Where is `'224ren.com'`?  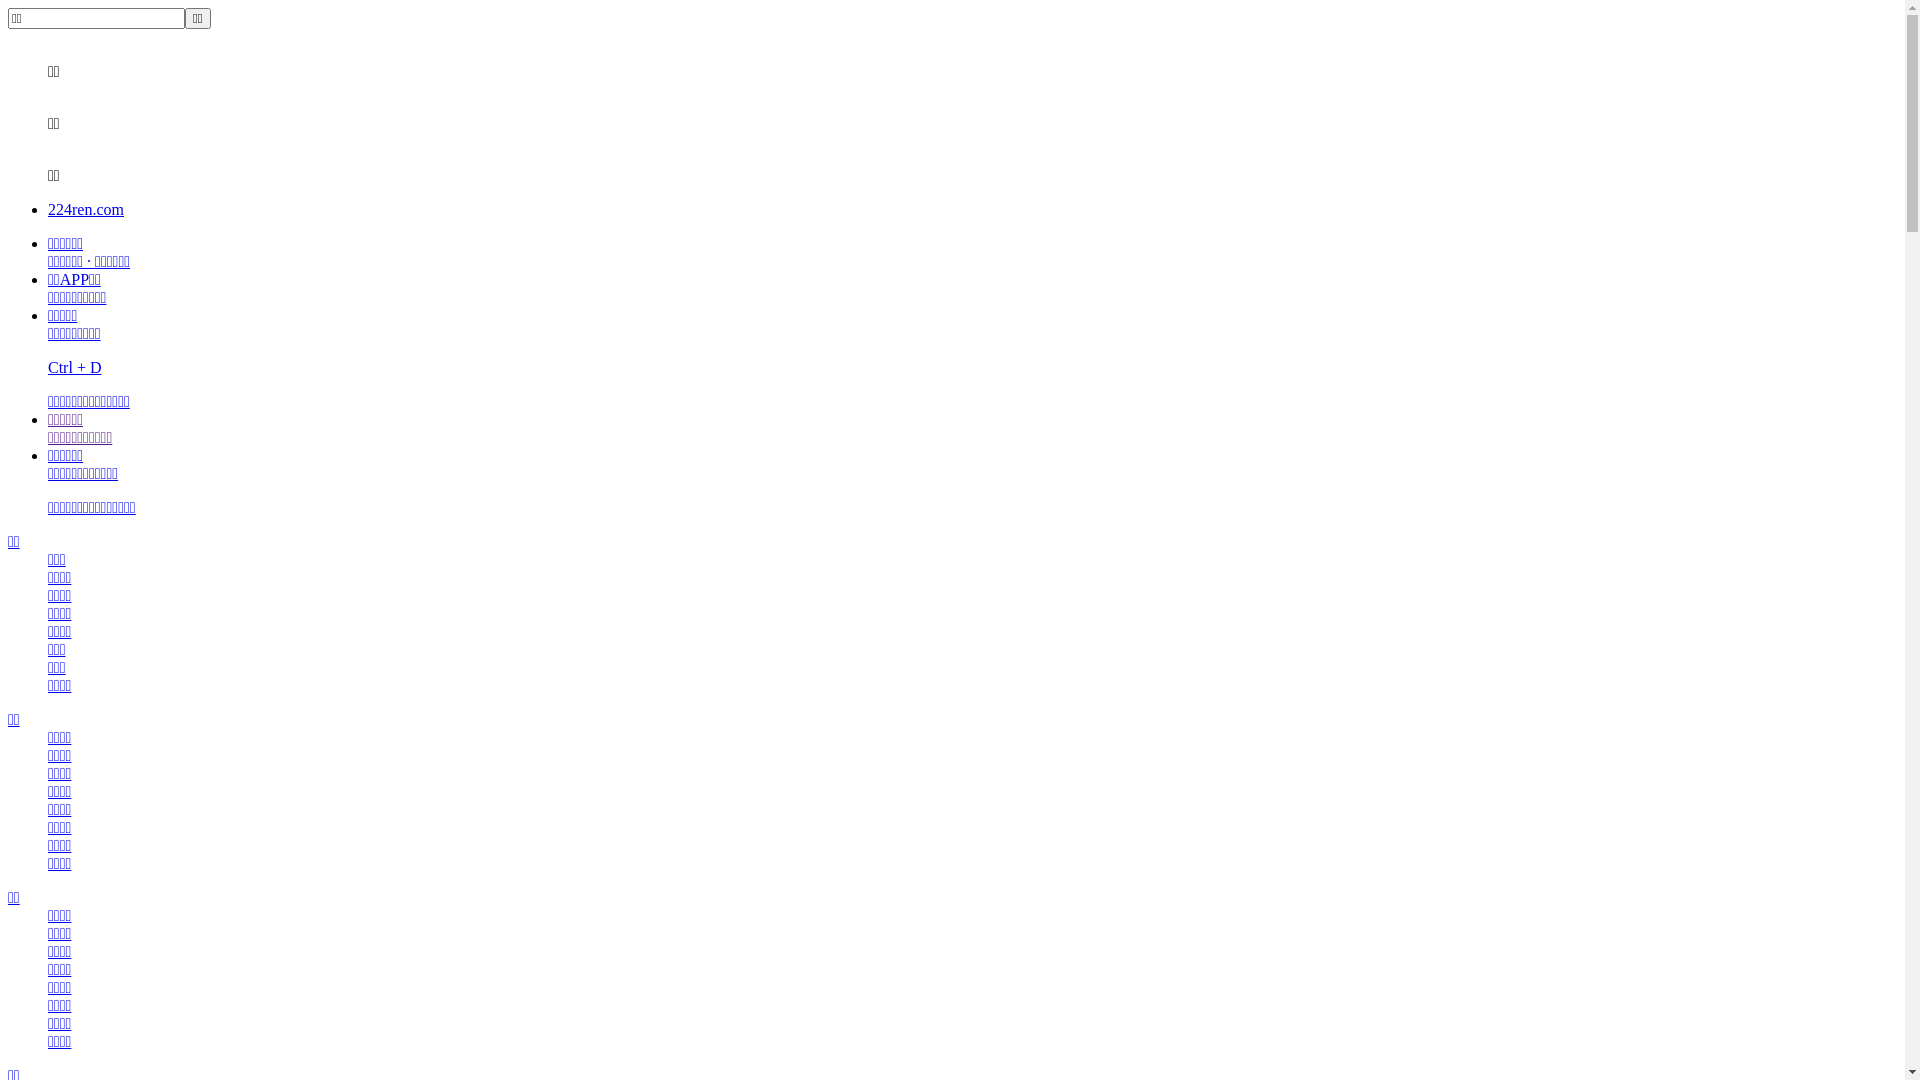
'224ren.com' is located at coordinates (85, 209).